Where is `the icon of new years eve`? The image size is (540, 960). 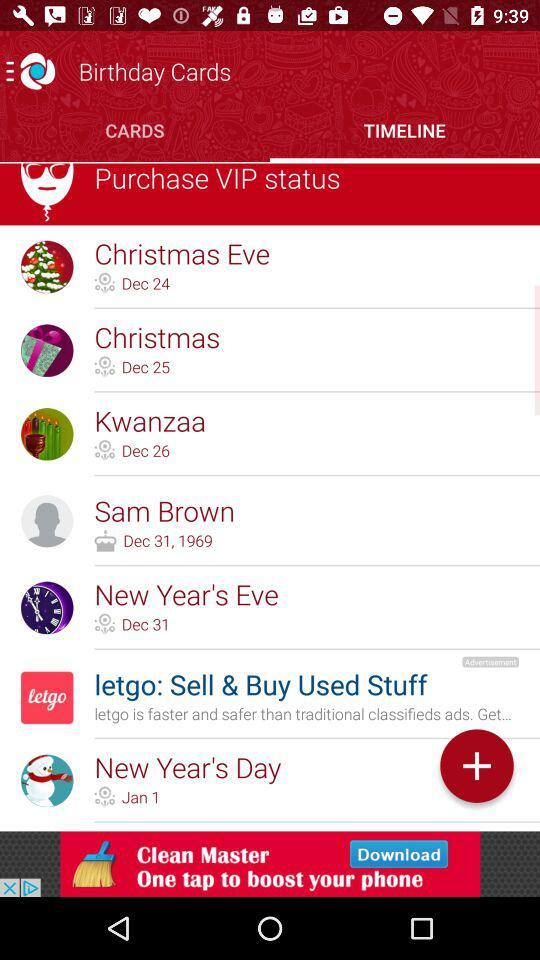 the icon of new years eve is located at coordinates (47, 606).